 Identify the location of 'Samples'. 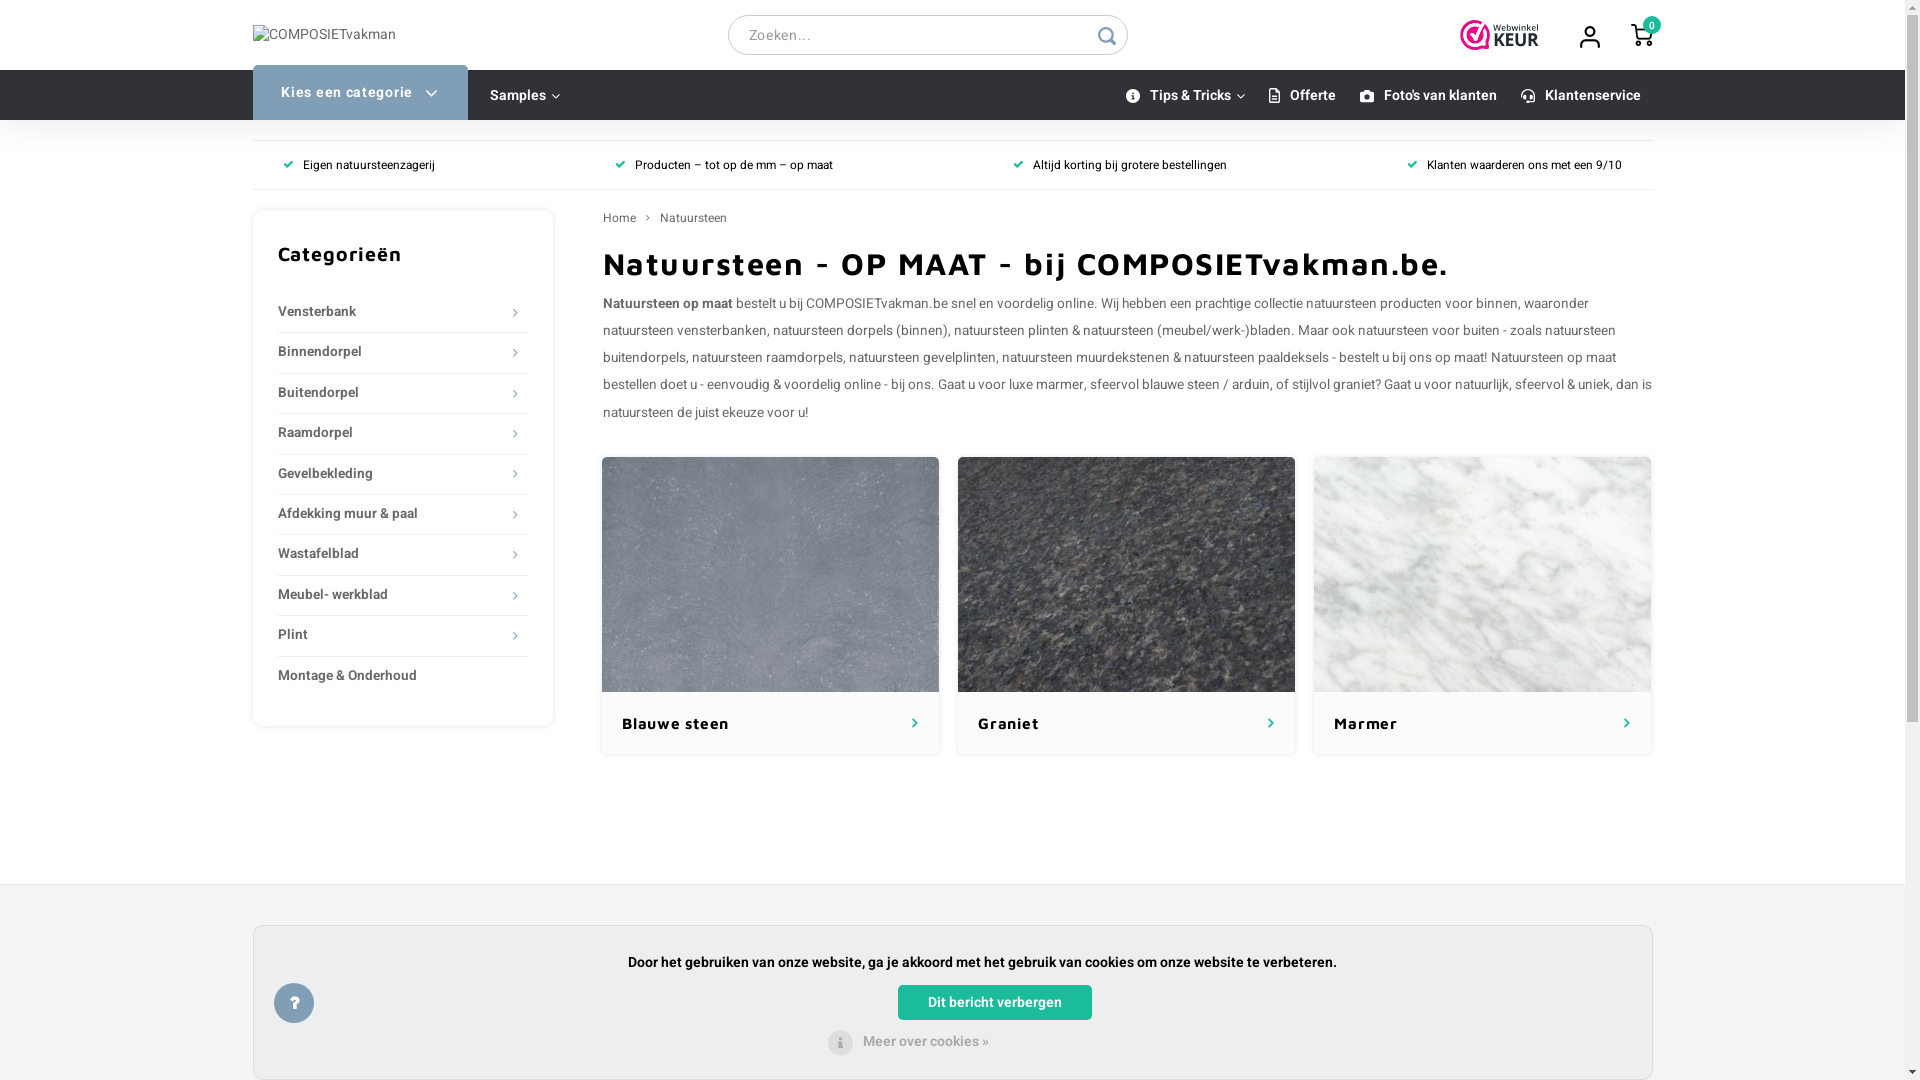
(524, 96).